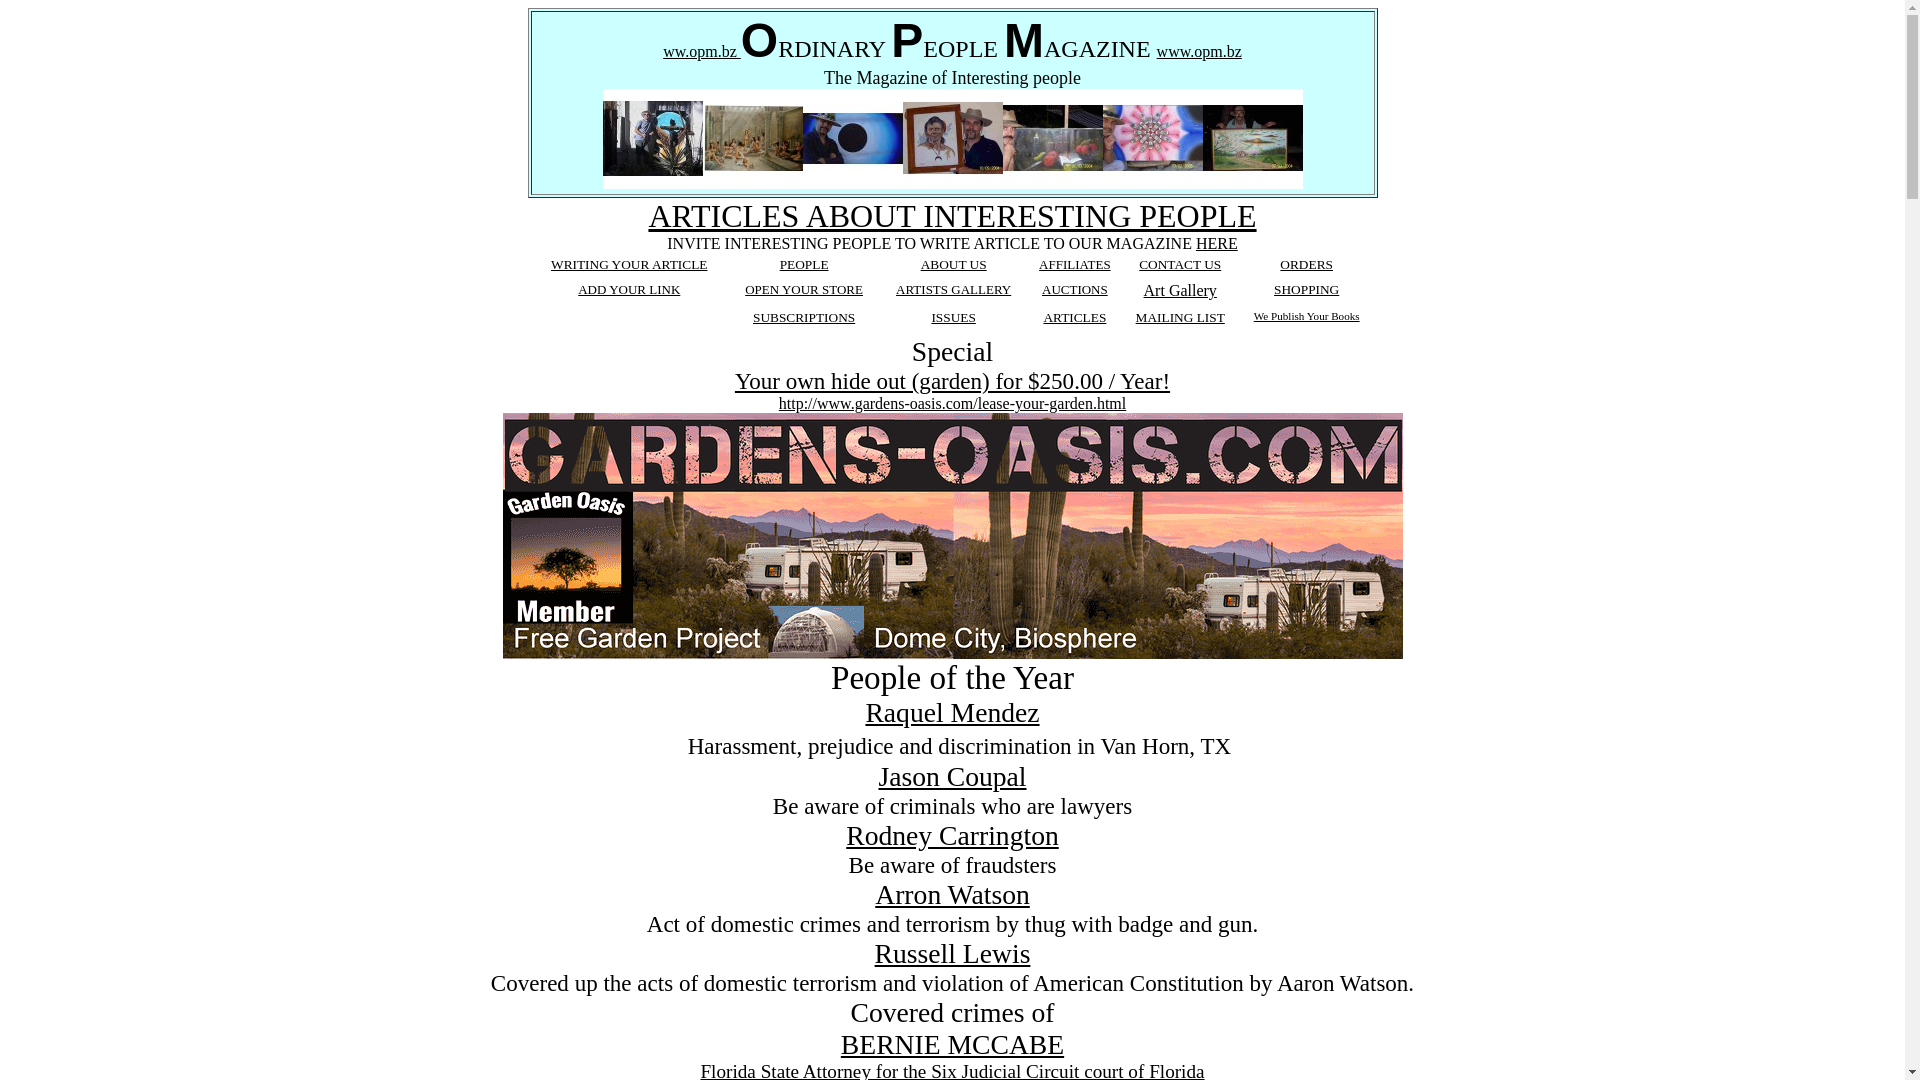  What do you see at coordinates (1199, 50) in the screenshot?
I see `'www.opm.bz'` at bounding box center [1199, 50].